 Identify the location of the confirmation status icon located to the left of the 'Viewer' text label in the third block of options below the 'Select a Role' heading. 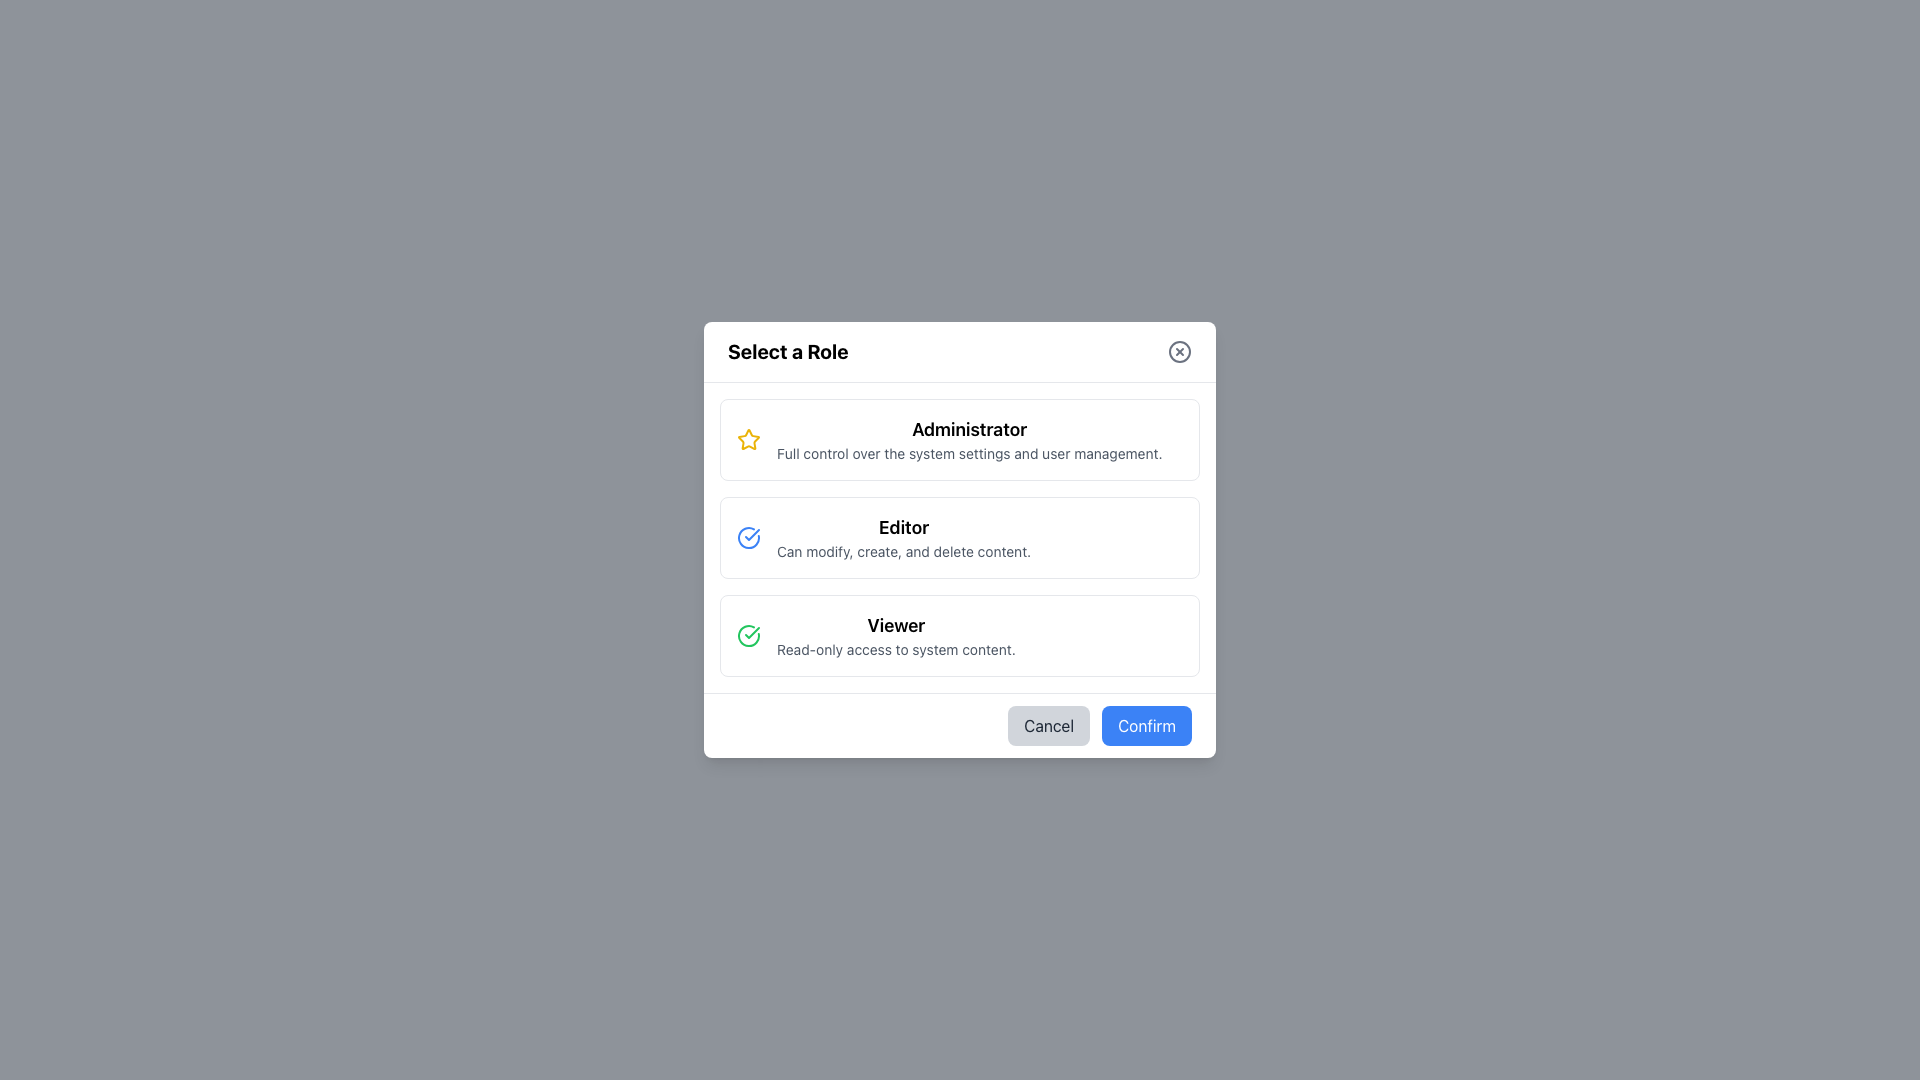
(747, 636).